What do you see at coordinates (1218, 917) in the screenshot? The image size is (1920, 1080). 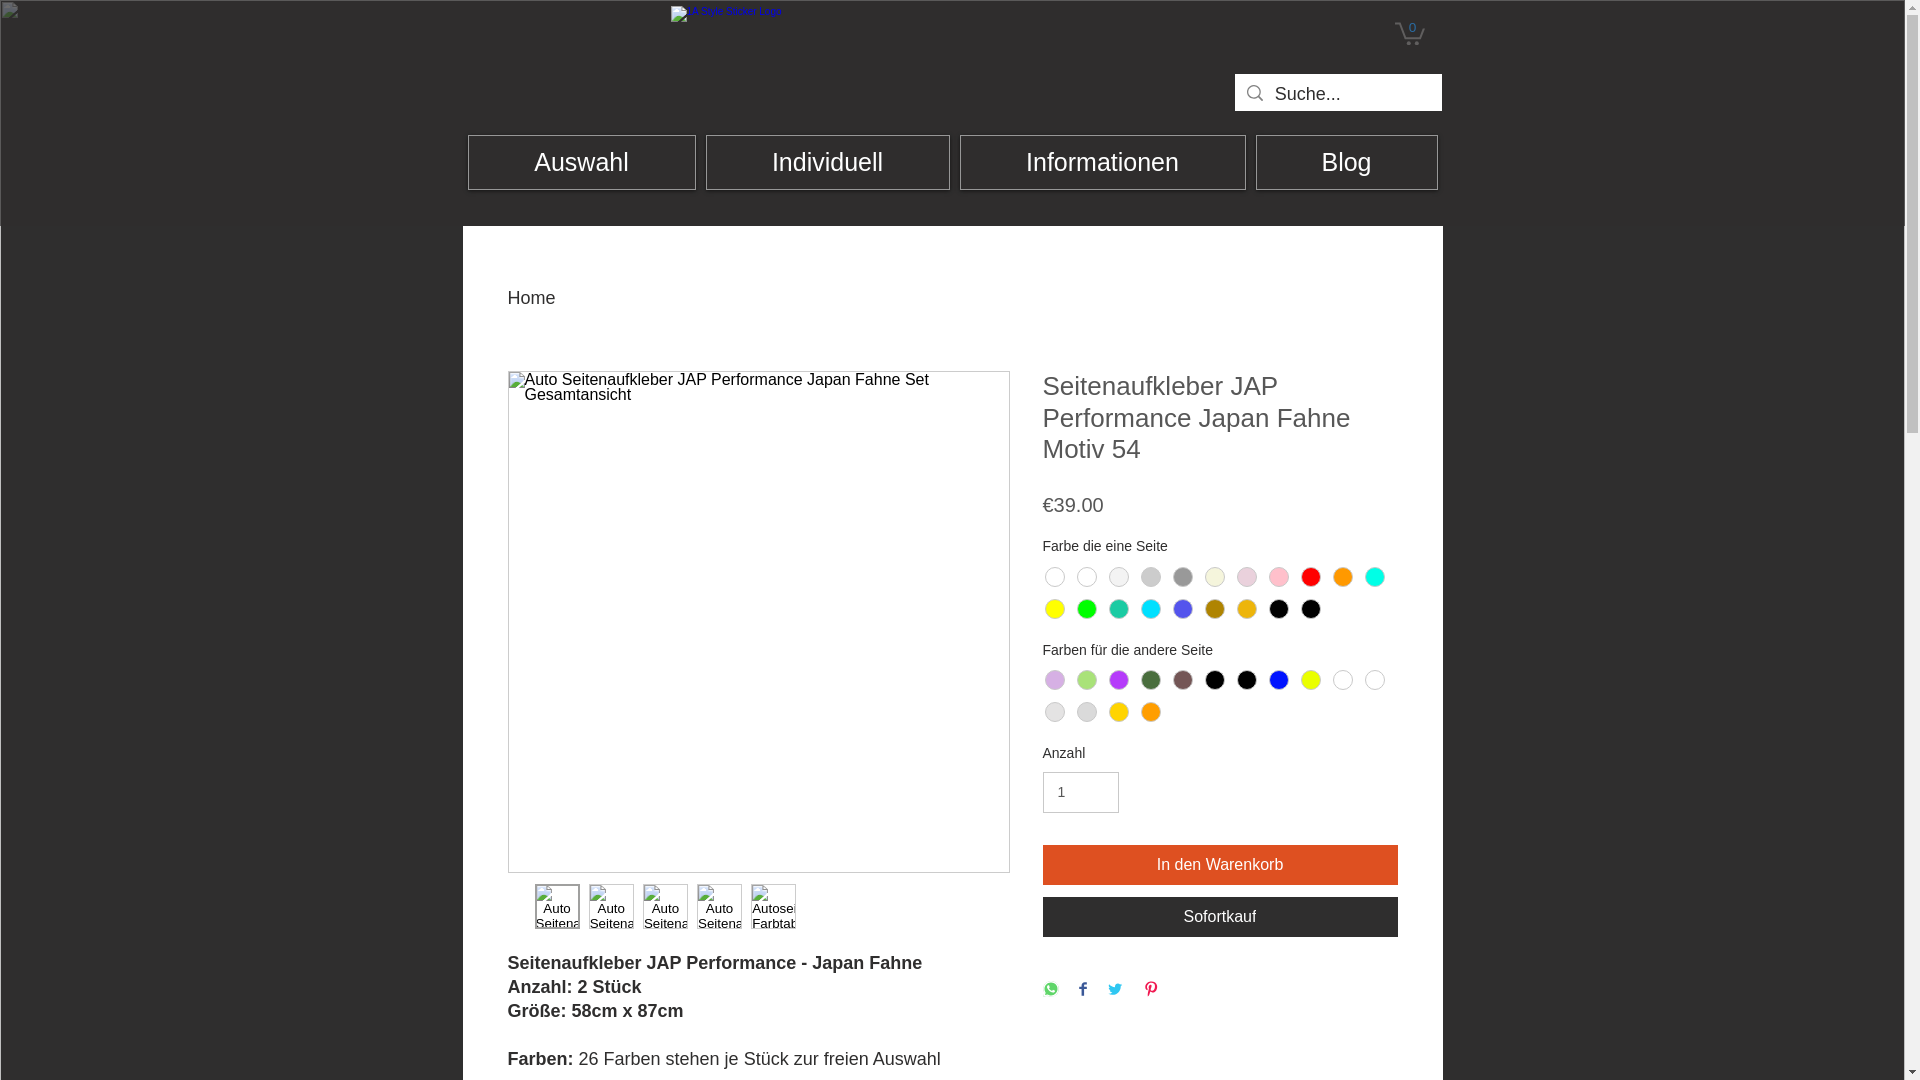 I see `'Sofortkauf'` at bounding box center [1218, 917].